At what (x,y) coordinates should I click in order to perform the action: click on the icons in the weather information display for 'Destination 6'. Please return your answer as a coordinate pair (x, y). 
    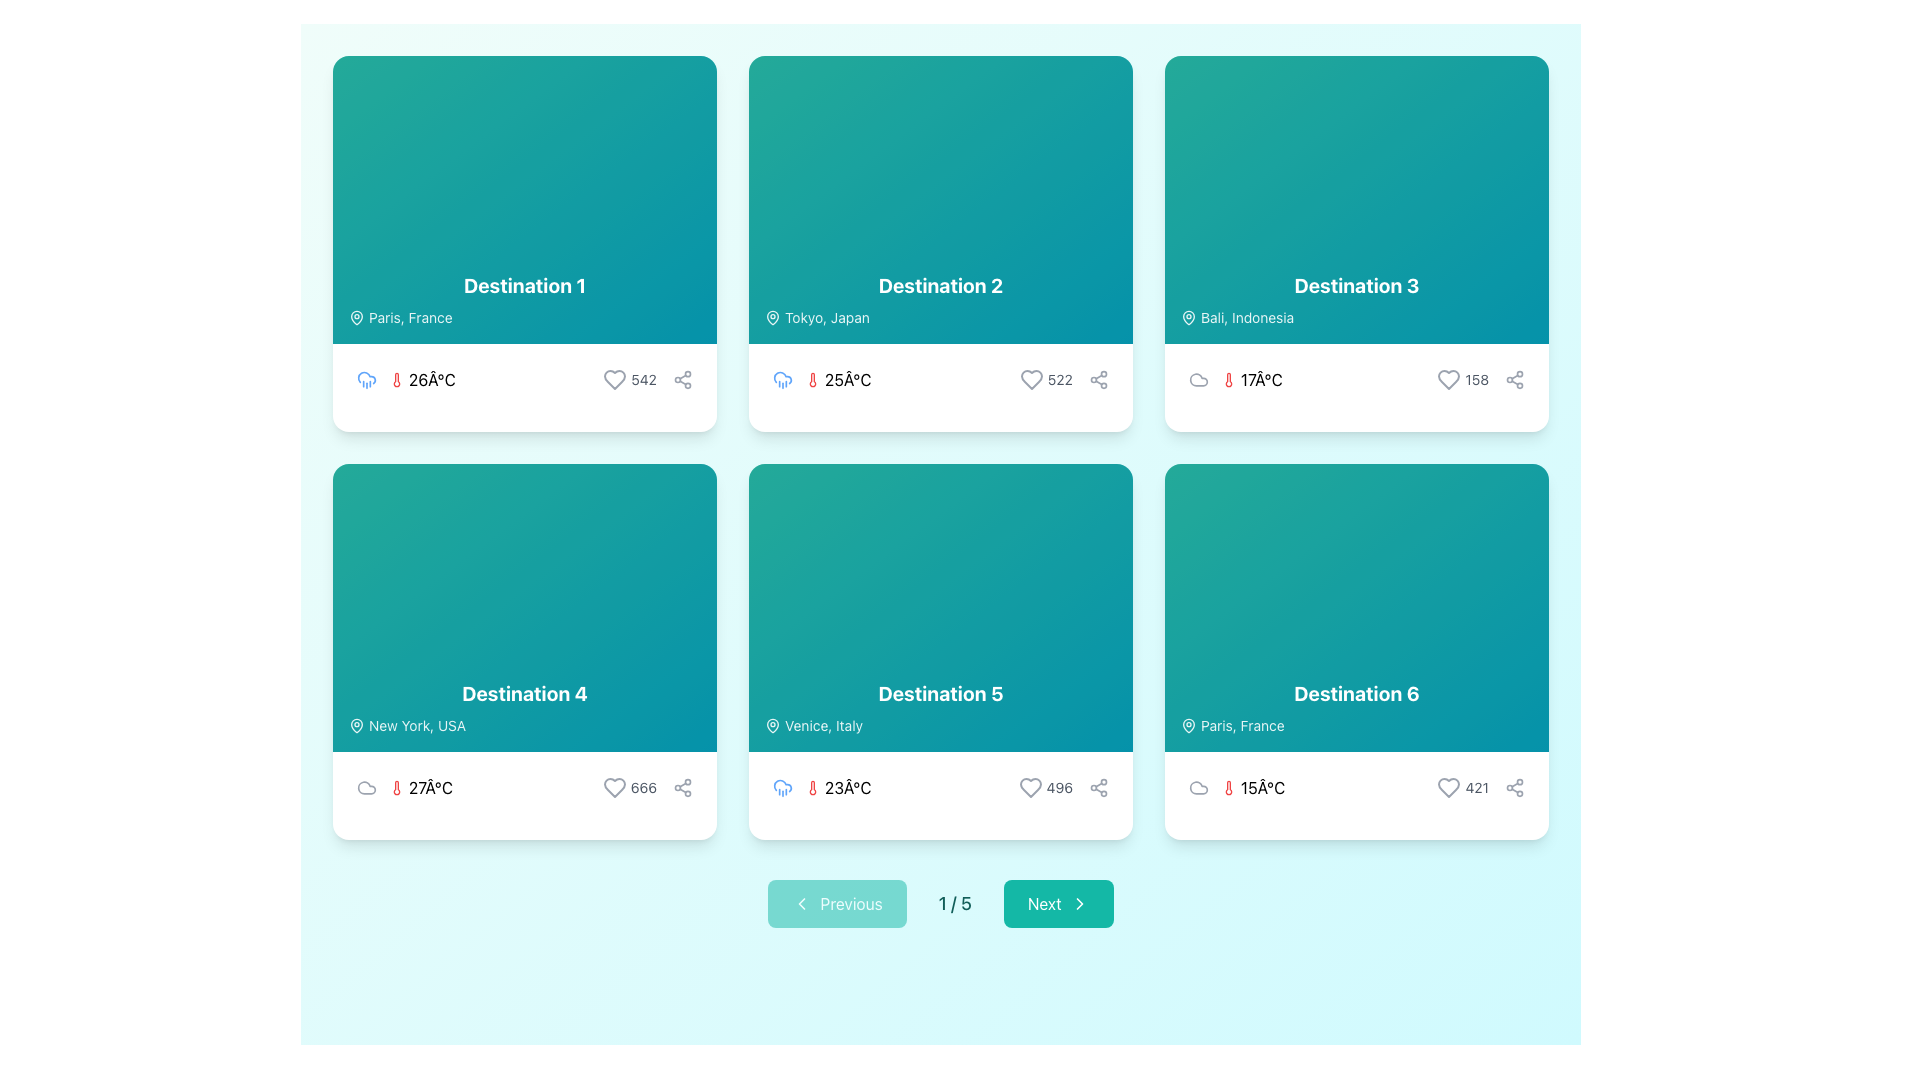
    Looking at the image, I should click on (1357, 794).